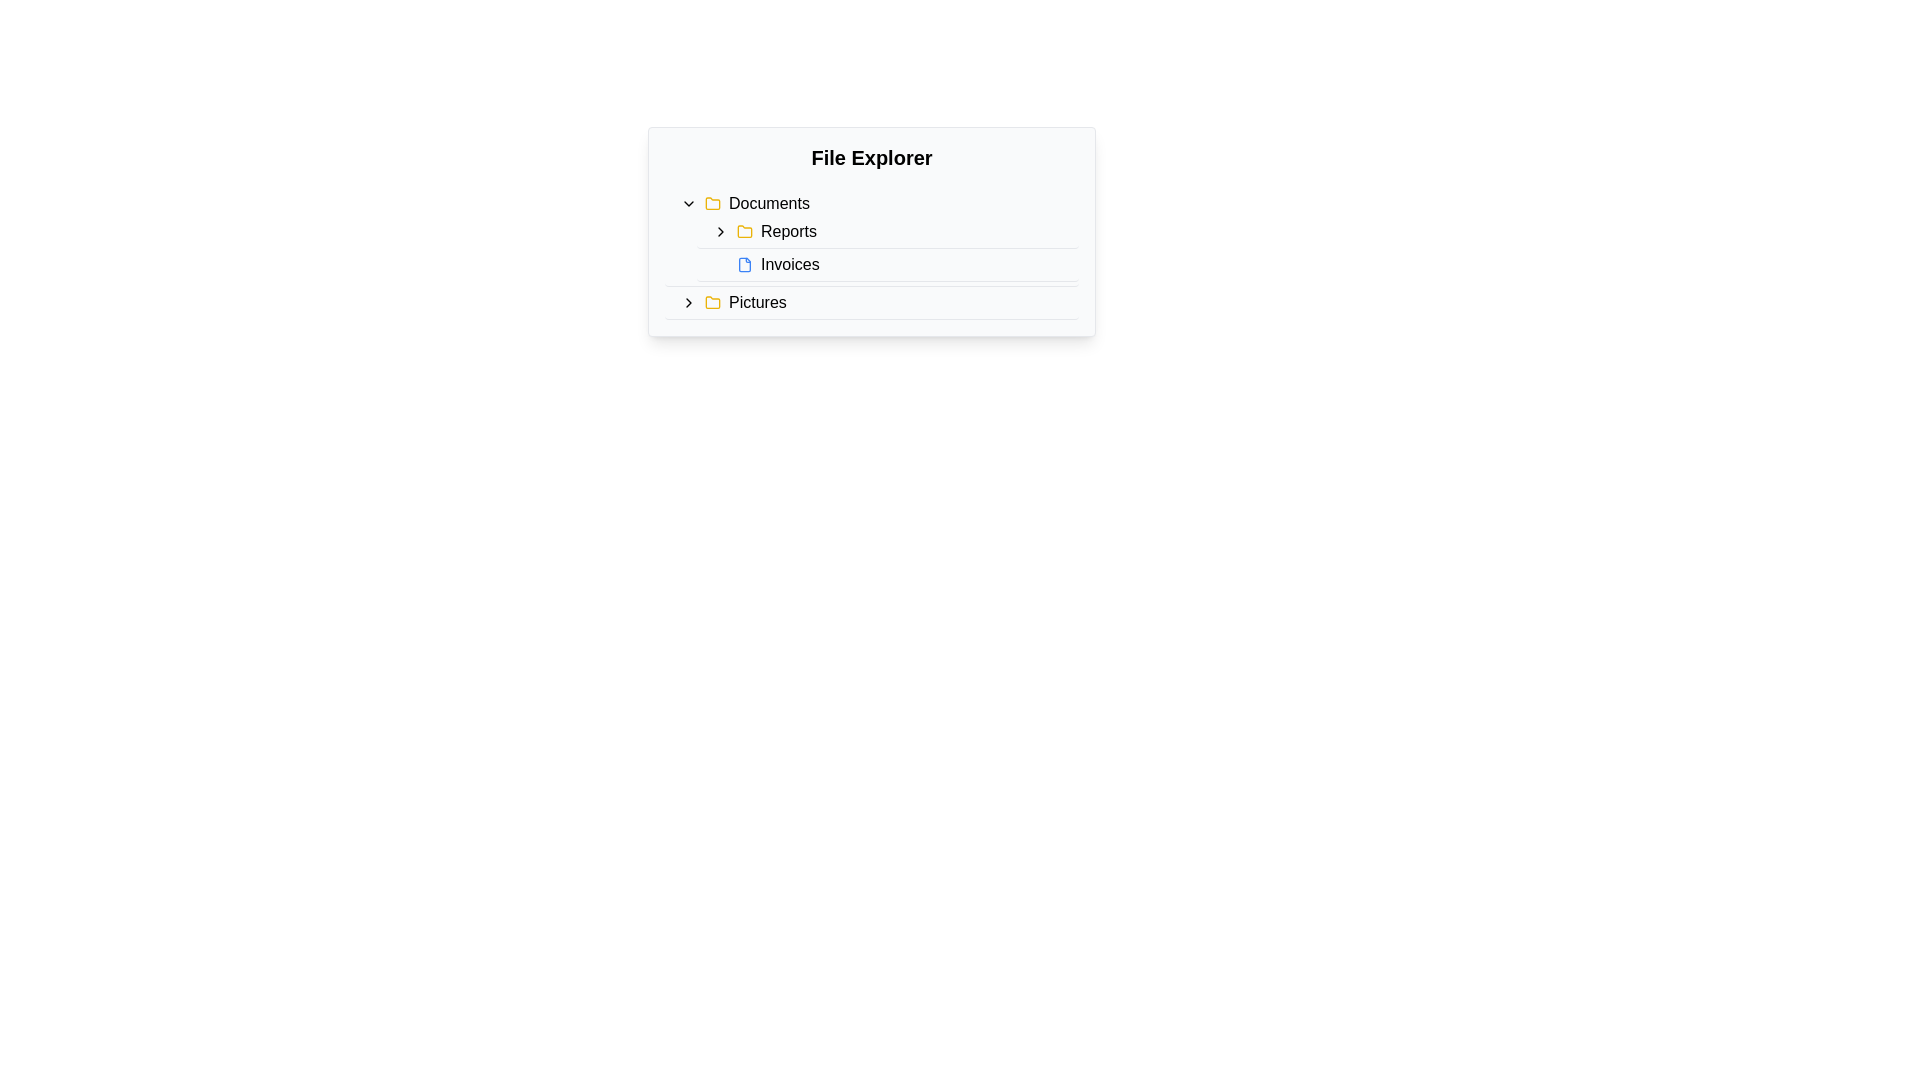  I want to click on the folder icon with a yellow outline located to the left of the 'Pictures' text label, so click(713, 303).